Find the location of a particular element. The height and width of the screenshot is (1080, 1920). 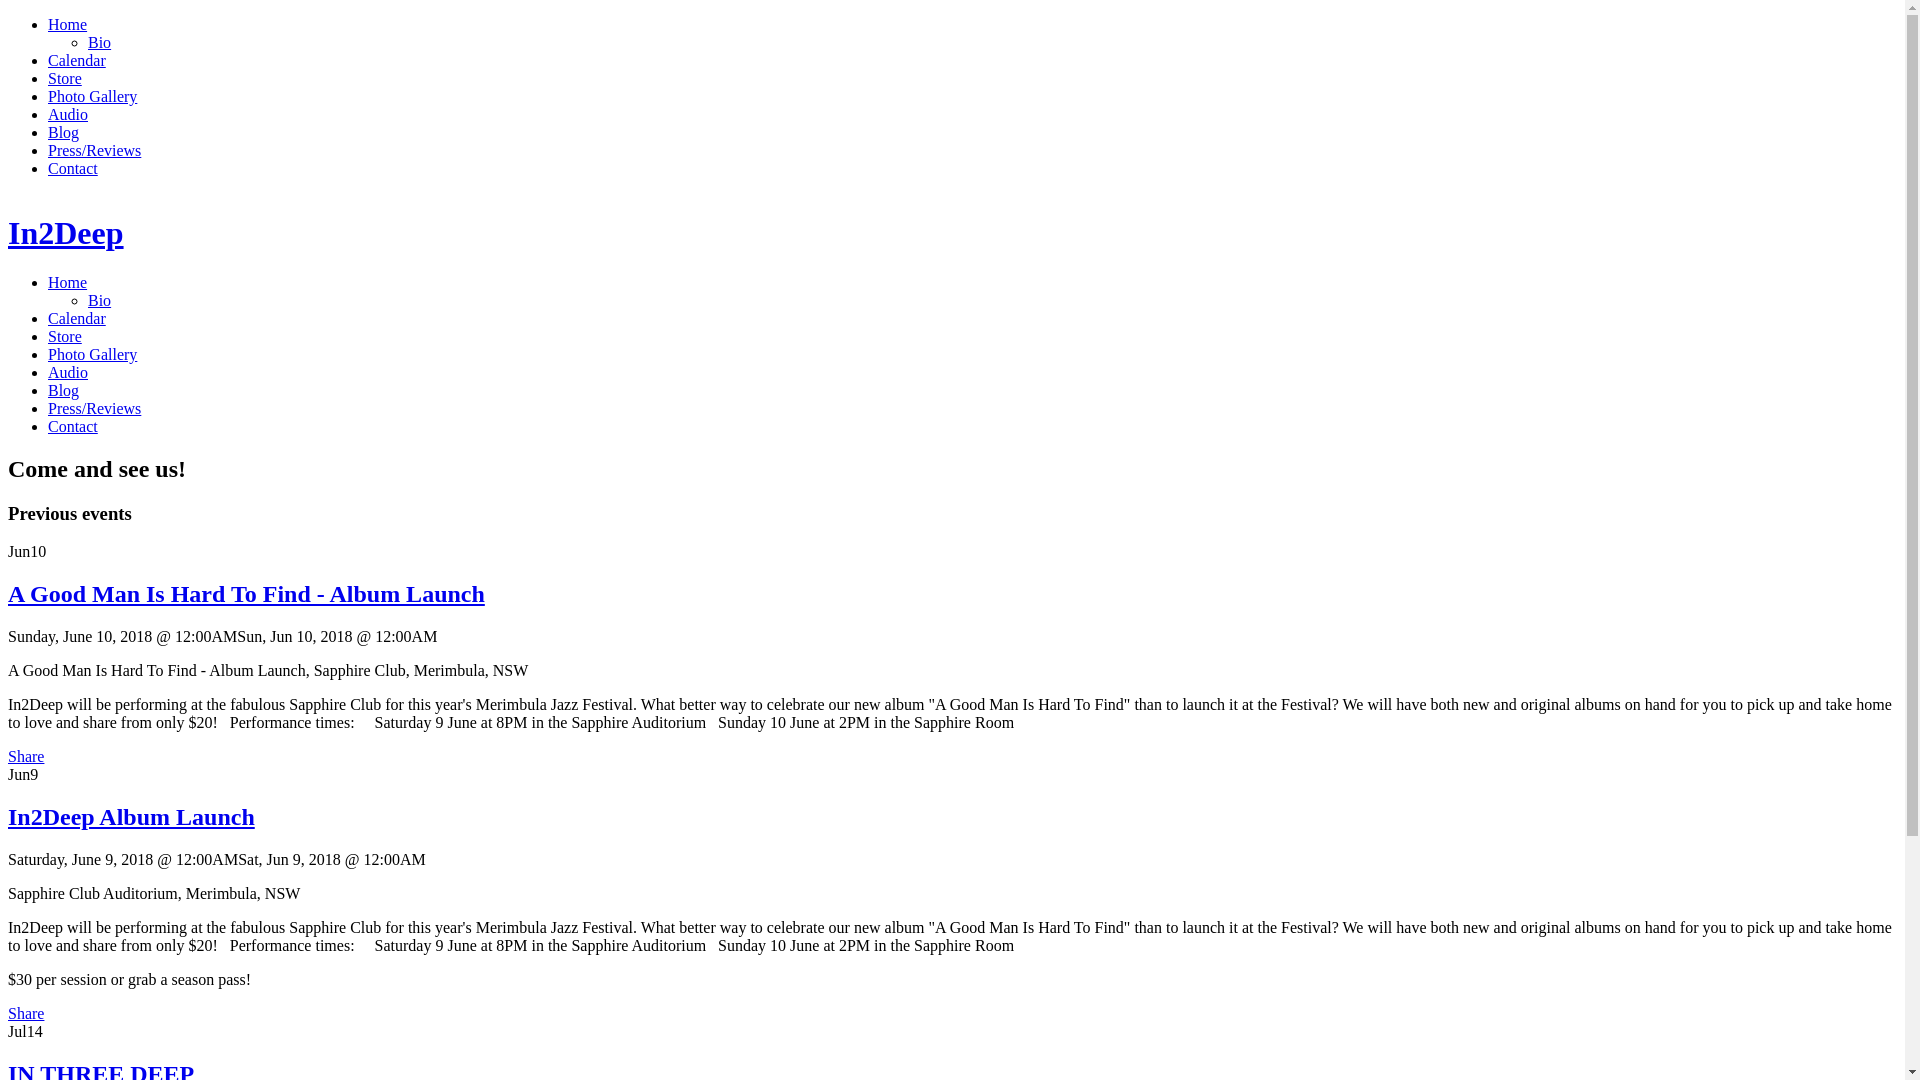

'Calendar' is located at coordinates (76, 317).